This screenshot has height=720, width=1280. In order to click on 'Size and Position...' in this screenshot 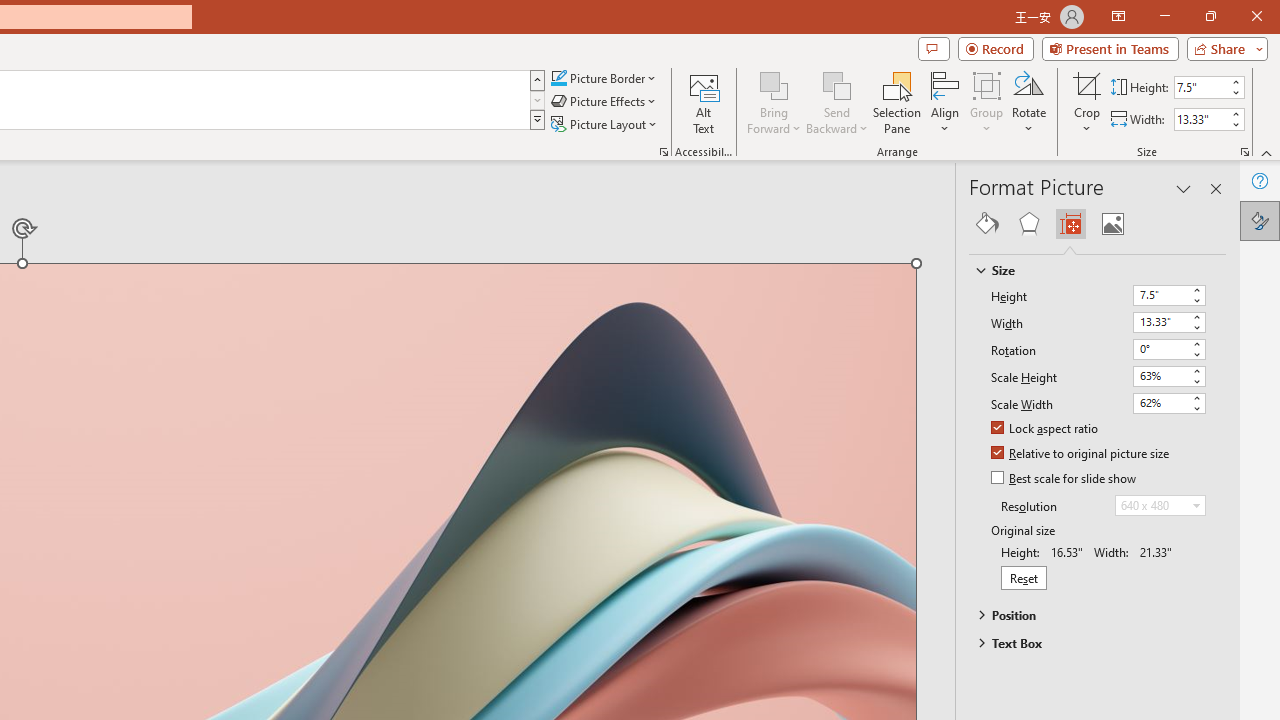, I will do `click(1243, 150)`.